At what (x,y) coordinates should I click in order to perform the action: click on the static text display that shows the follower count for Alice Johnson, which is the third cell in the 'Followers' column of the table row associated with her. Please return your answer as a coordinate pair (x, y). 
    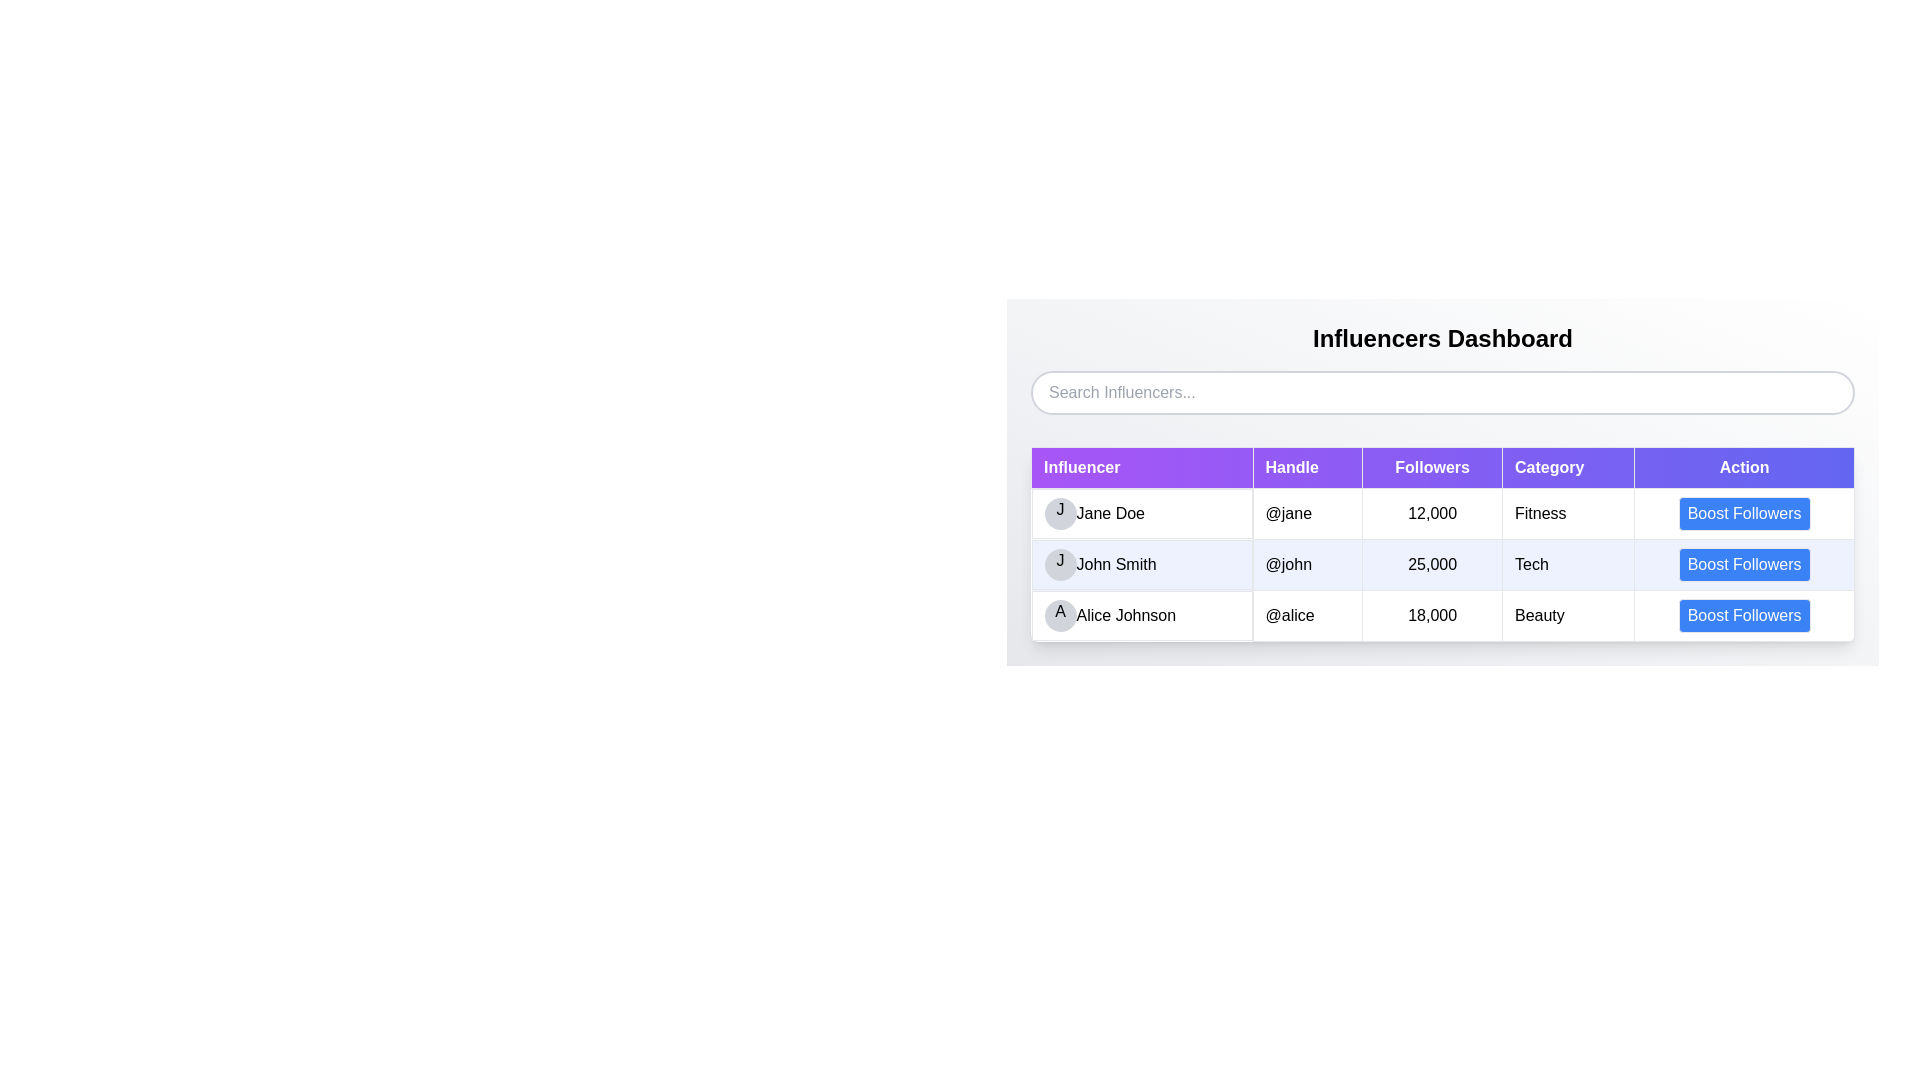
    Looking at the image, I should click on (1431, 615).